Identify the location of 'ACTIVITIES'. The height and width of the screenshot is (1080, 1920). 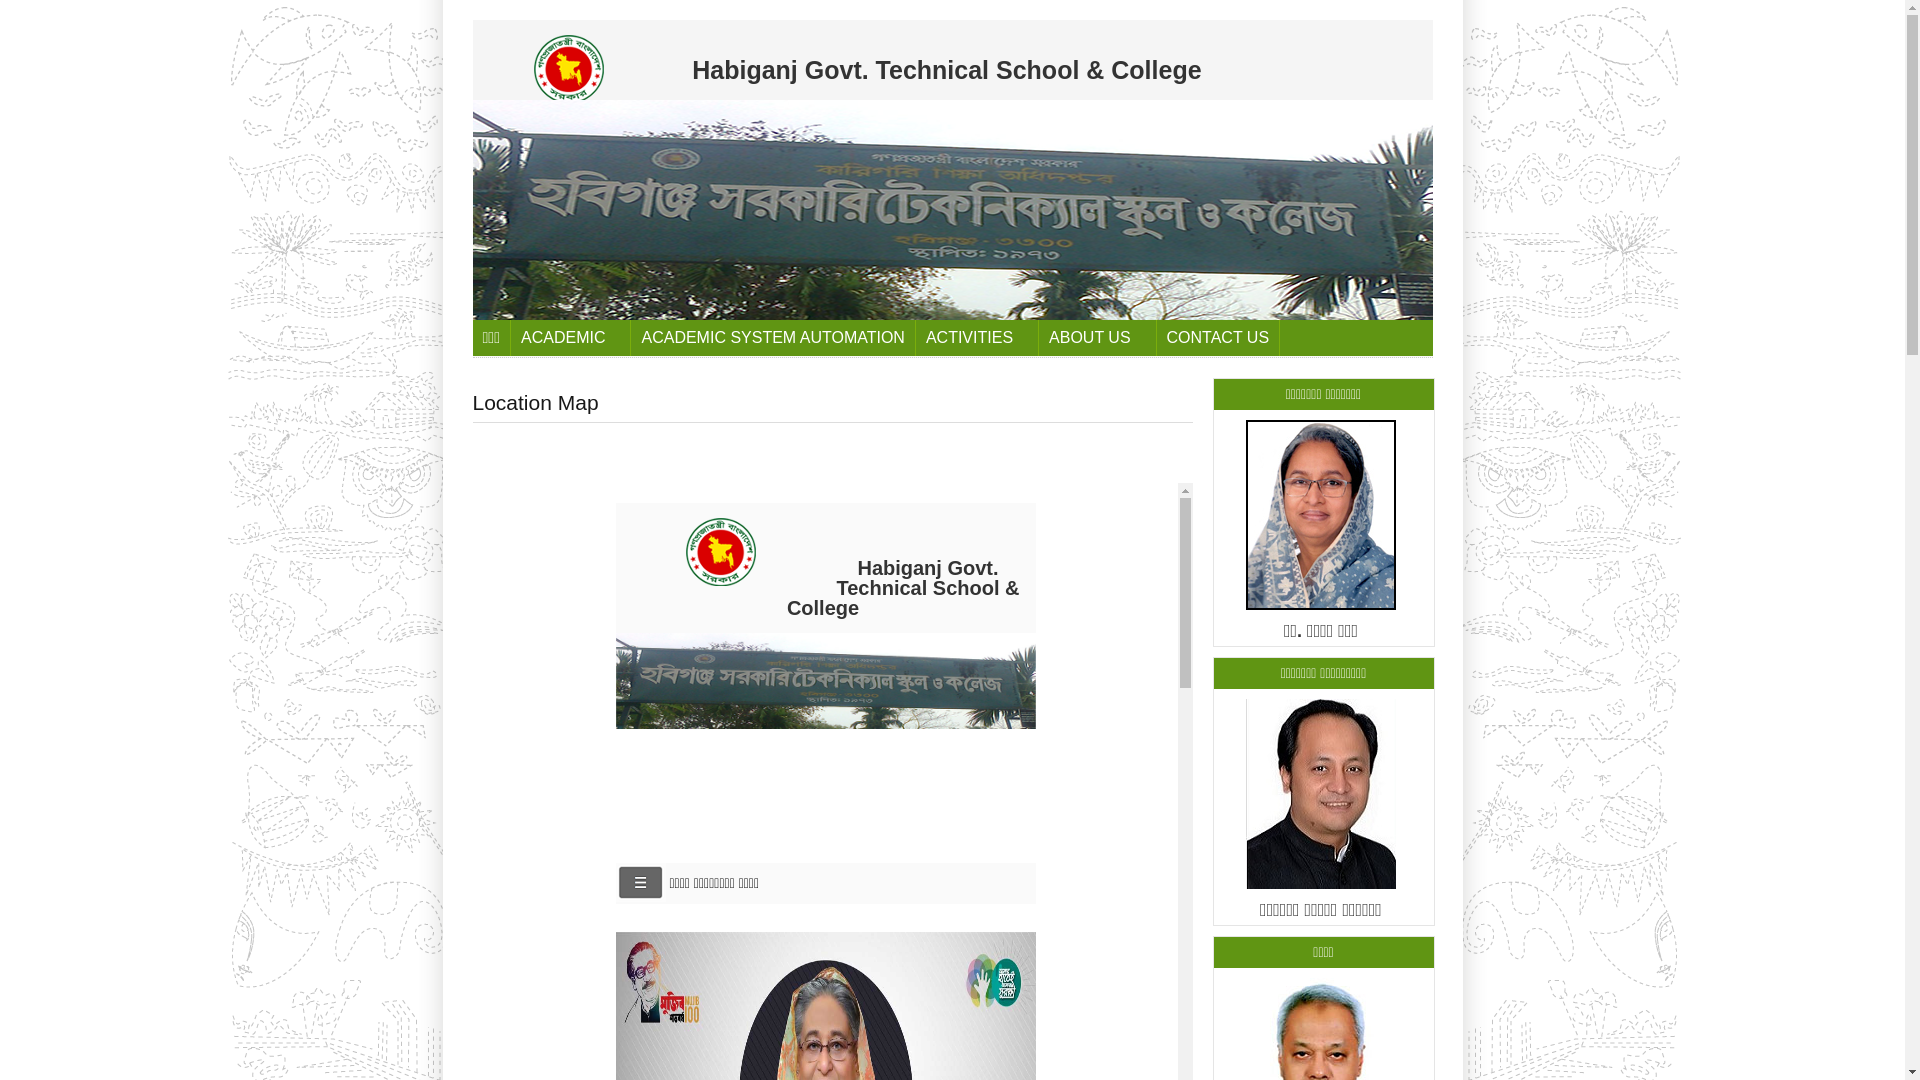
(915, 337).